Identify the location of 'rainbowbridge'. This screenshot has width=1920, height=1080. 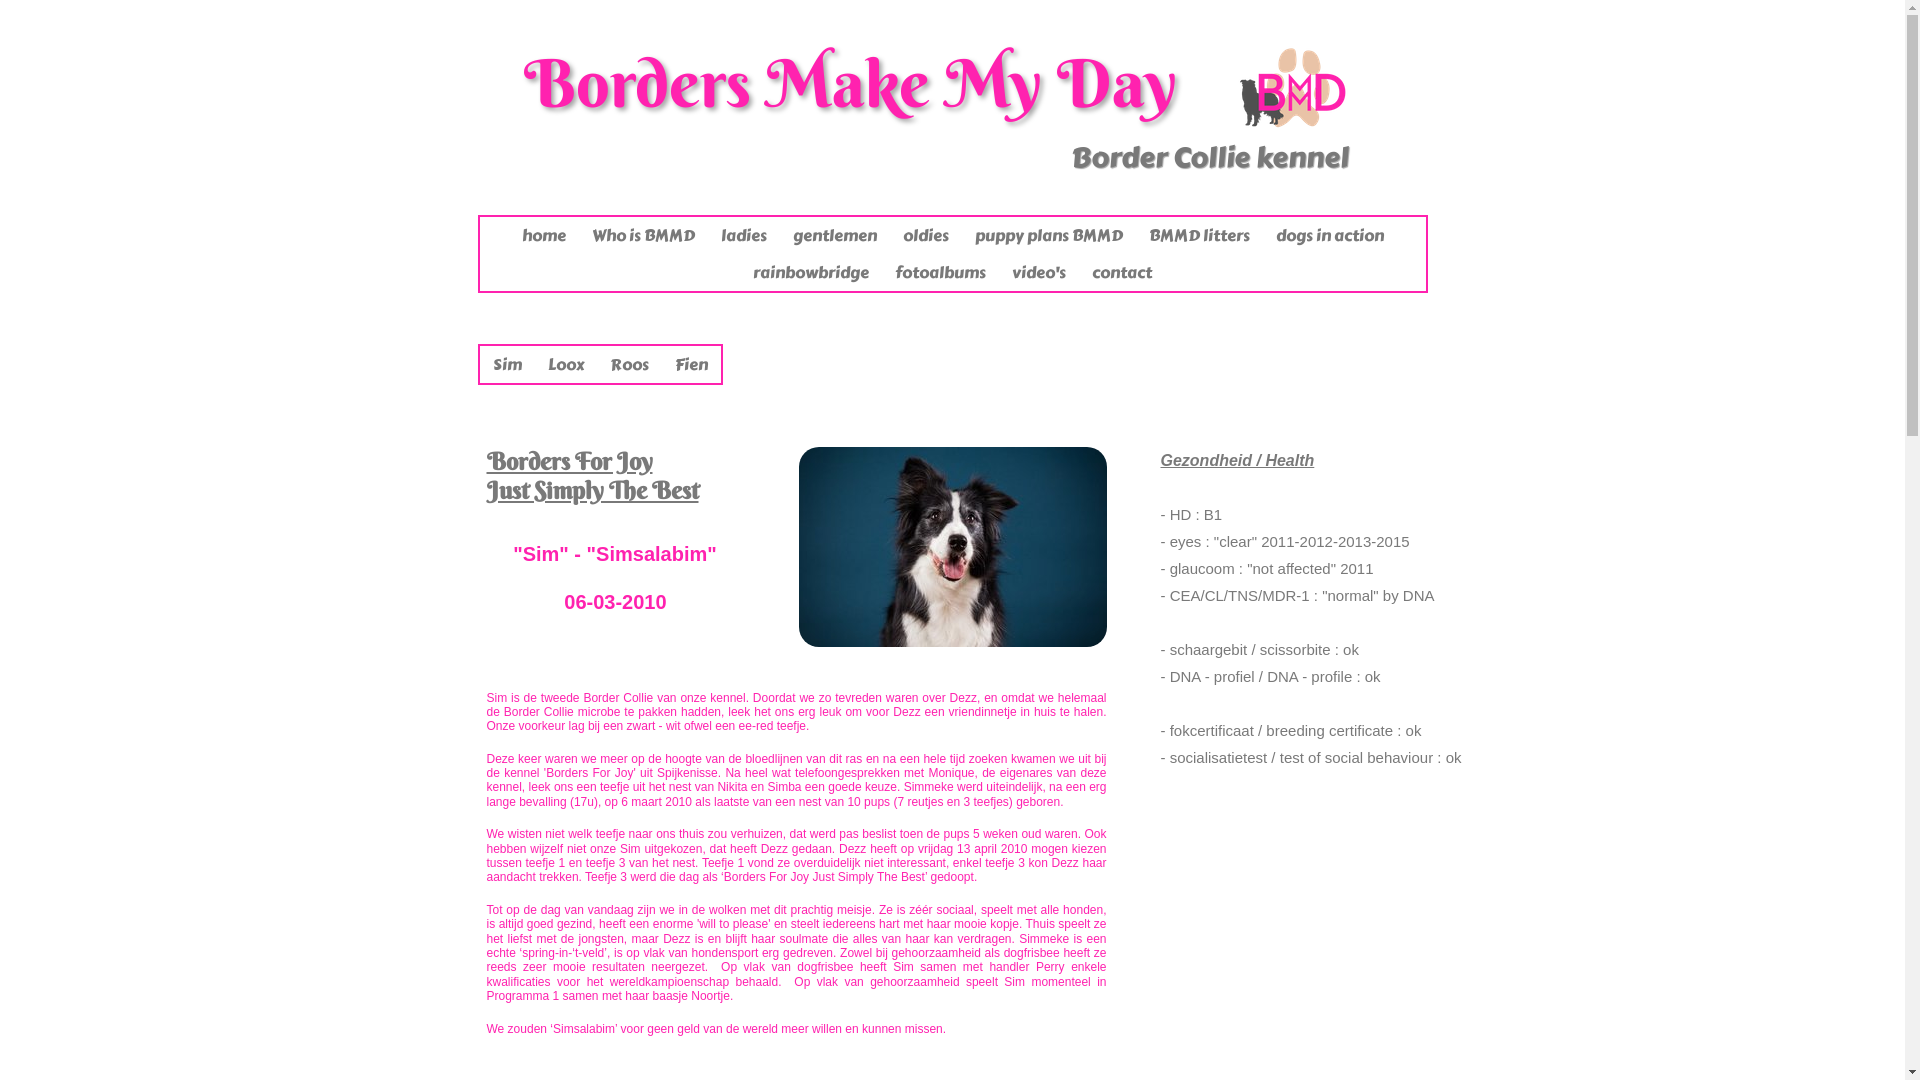
(811, 272).